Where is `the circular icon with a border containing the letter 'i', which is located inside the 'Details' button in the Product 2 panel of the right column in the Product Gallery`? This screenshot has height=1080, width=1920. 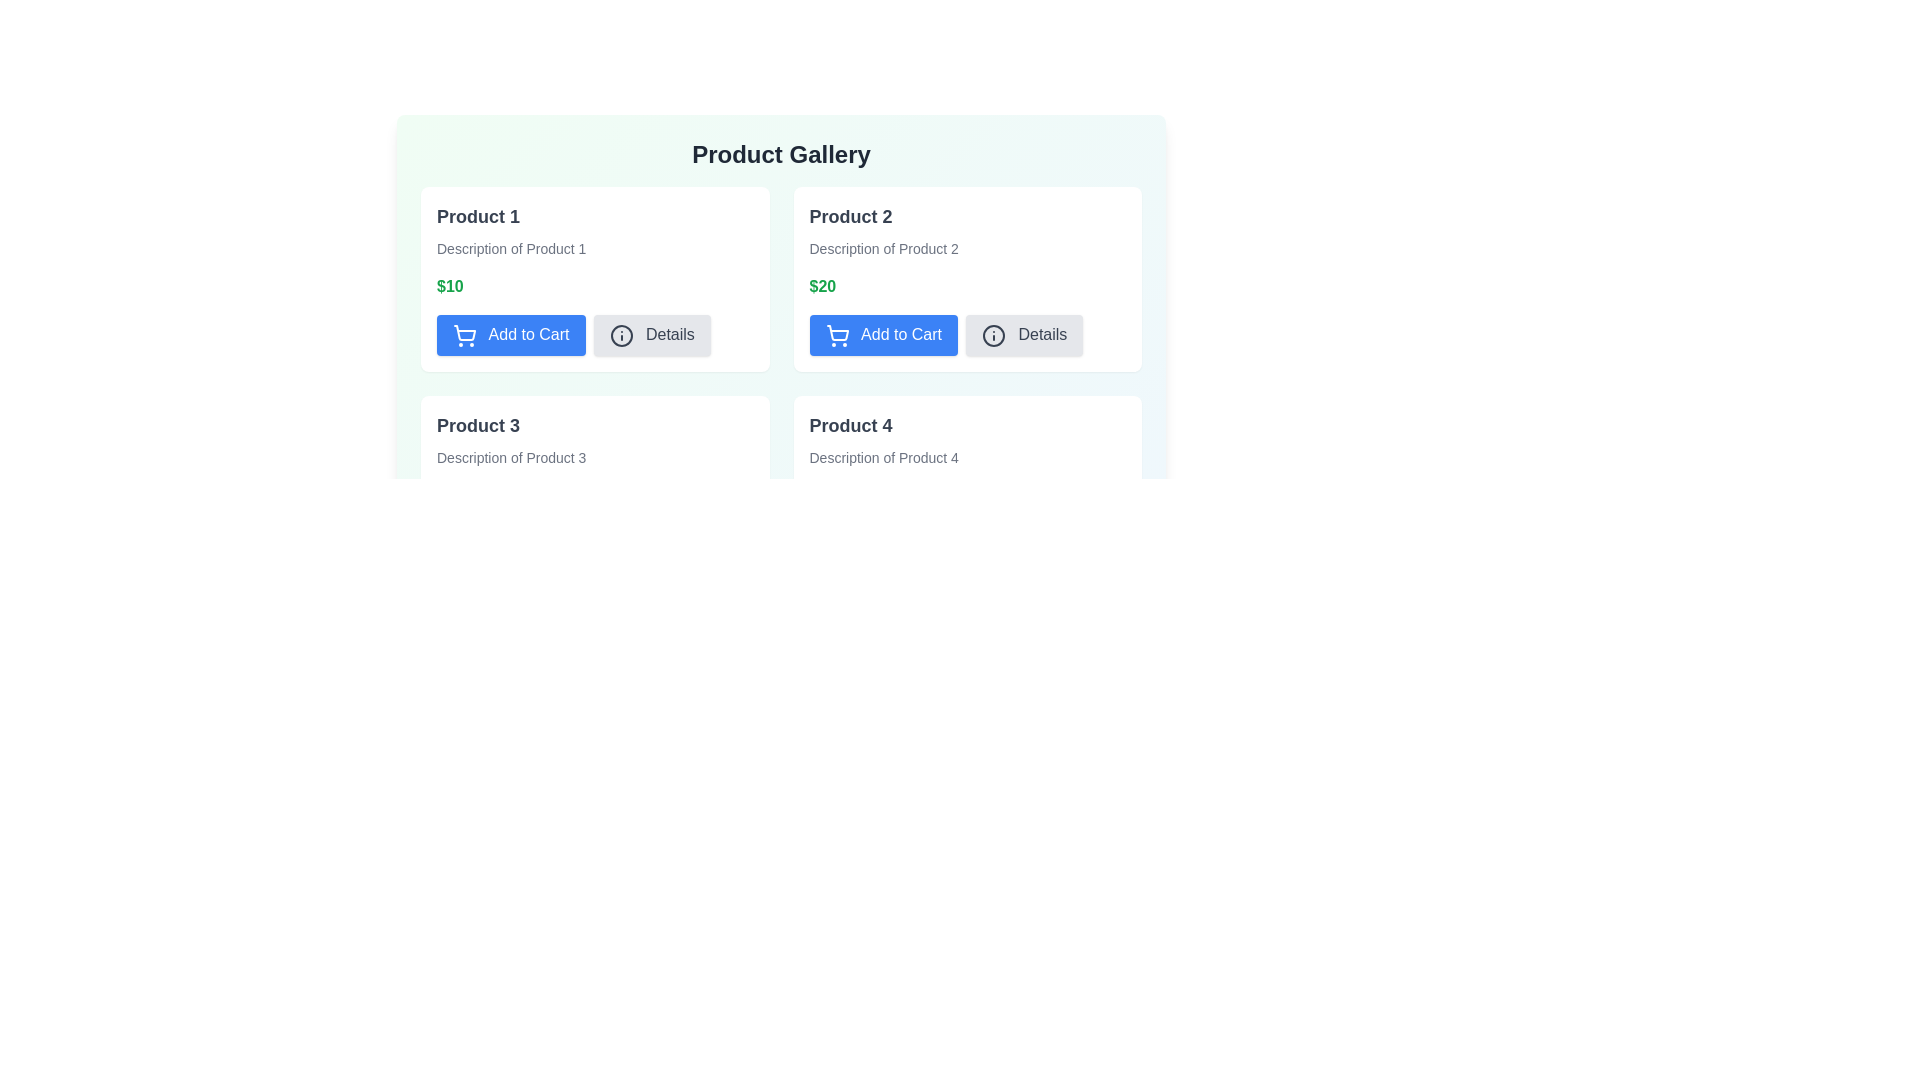 the circular icon with a border containing the letter 'i', which is located inside the 'Details' button in the Product 2 panel of the right column in the Product Gallery is located at coordinates (993, 334).